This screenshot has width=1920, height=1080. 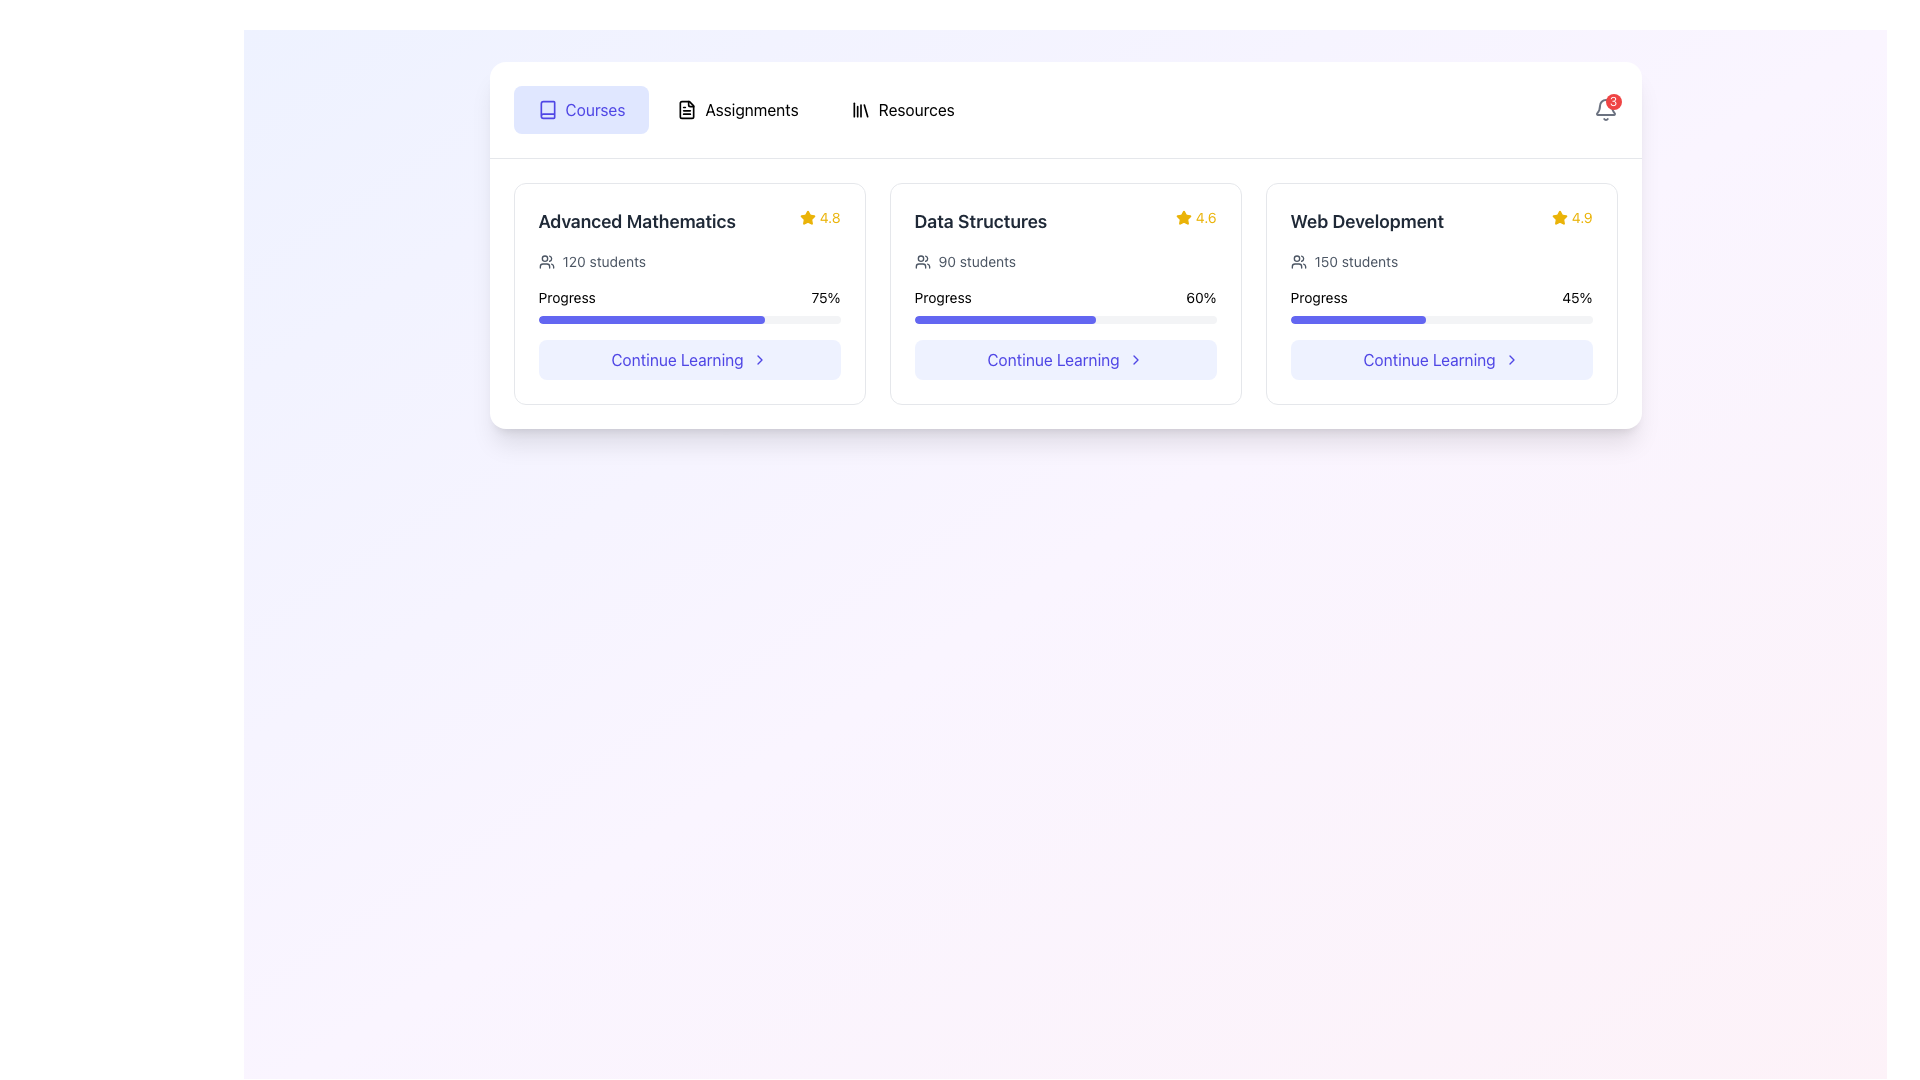 I want to click on the 'Assignments' navigation button located, so click(x=737, y=110).